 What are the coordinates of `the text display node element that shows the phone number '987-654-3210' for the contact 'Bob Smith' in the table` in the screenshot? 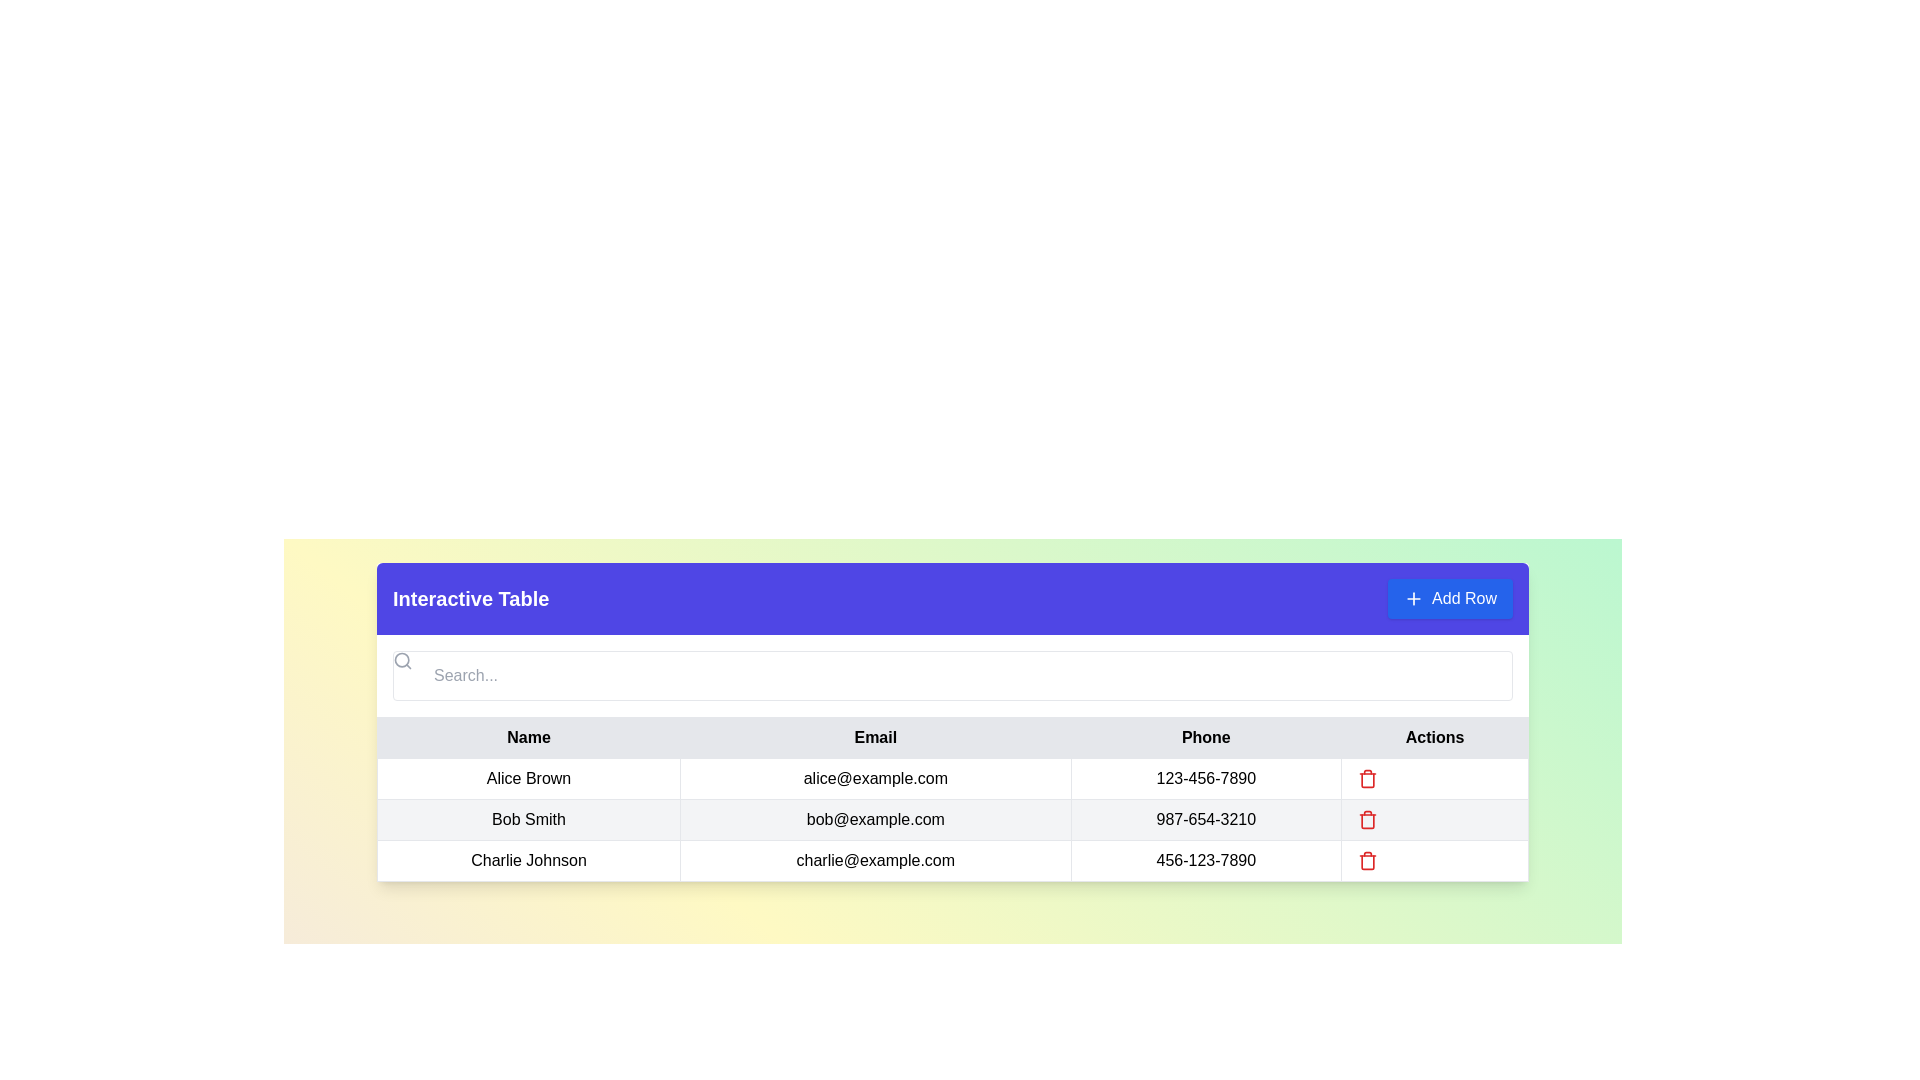 It's located at (1205, 820).